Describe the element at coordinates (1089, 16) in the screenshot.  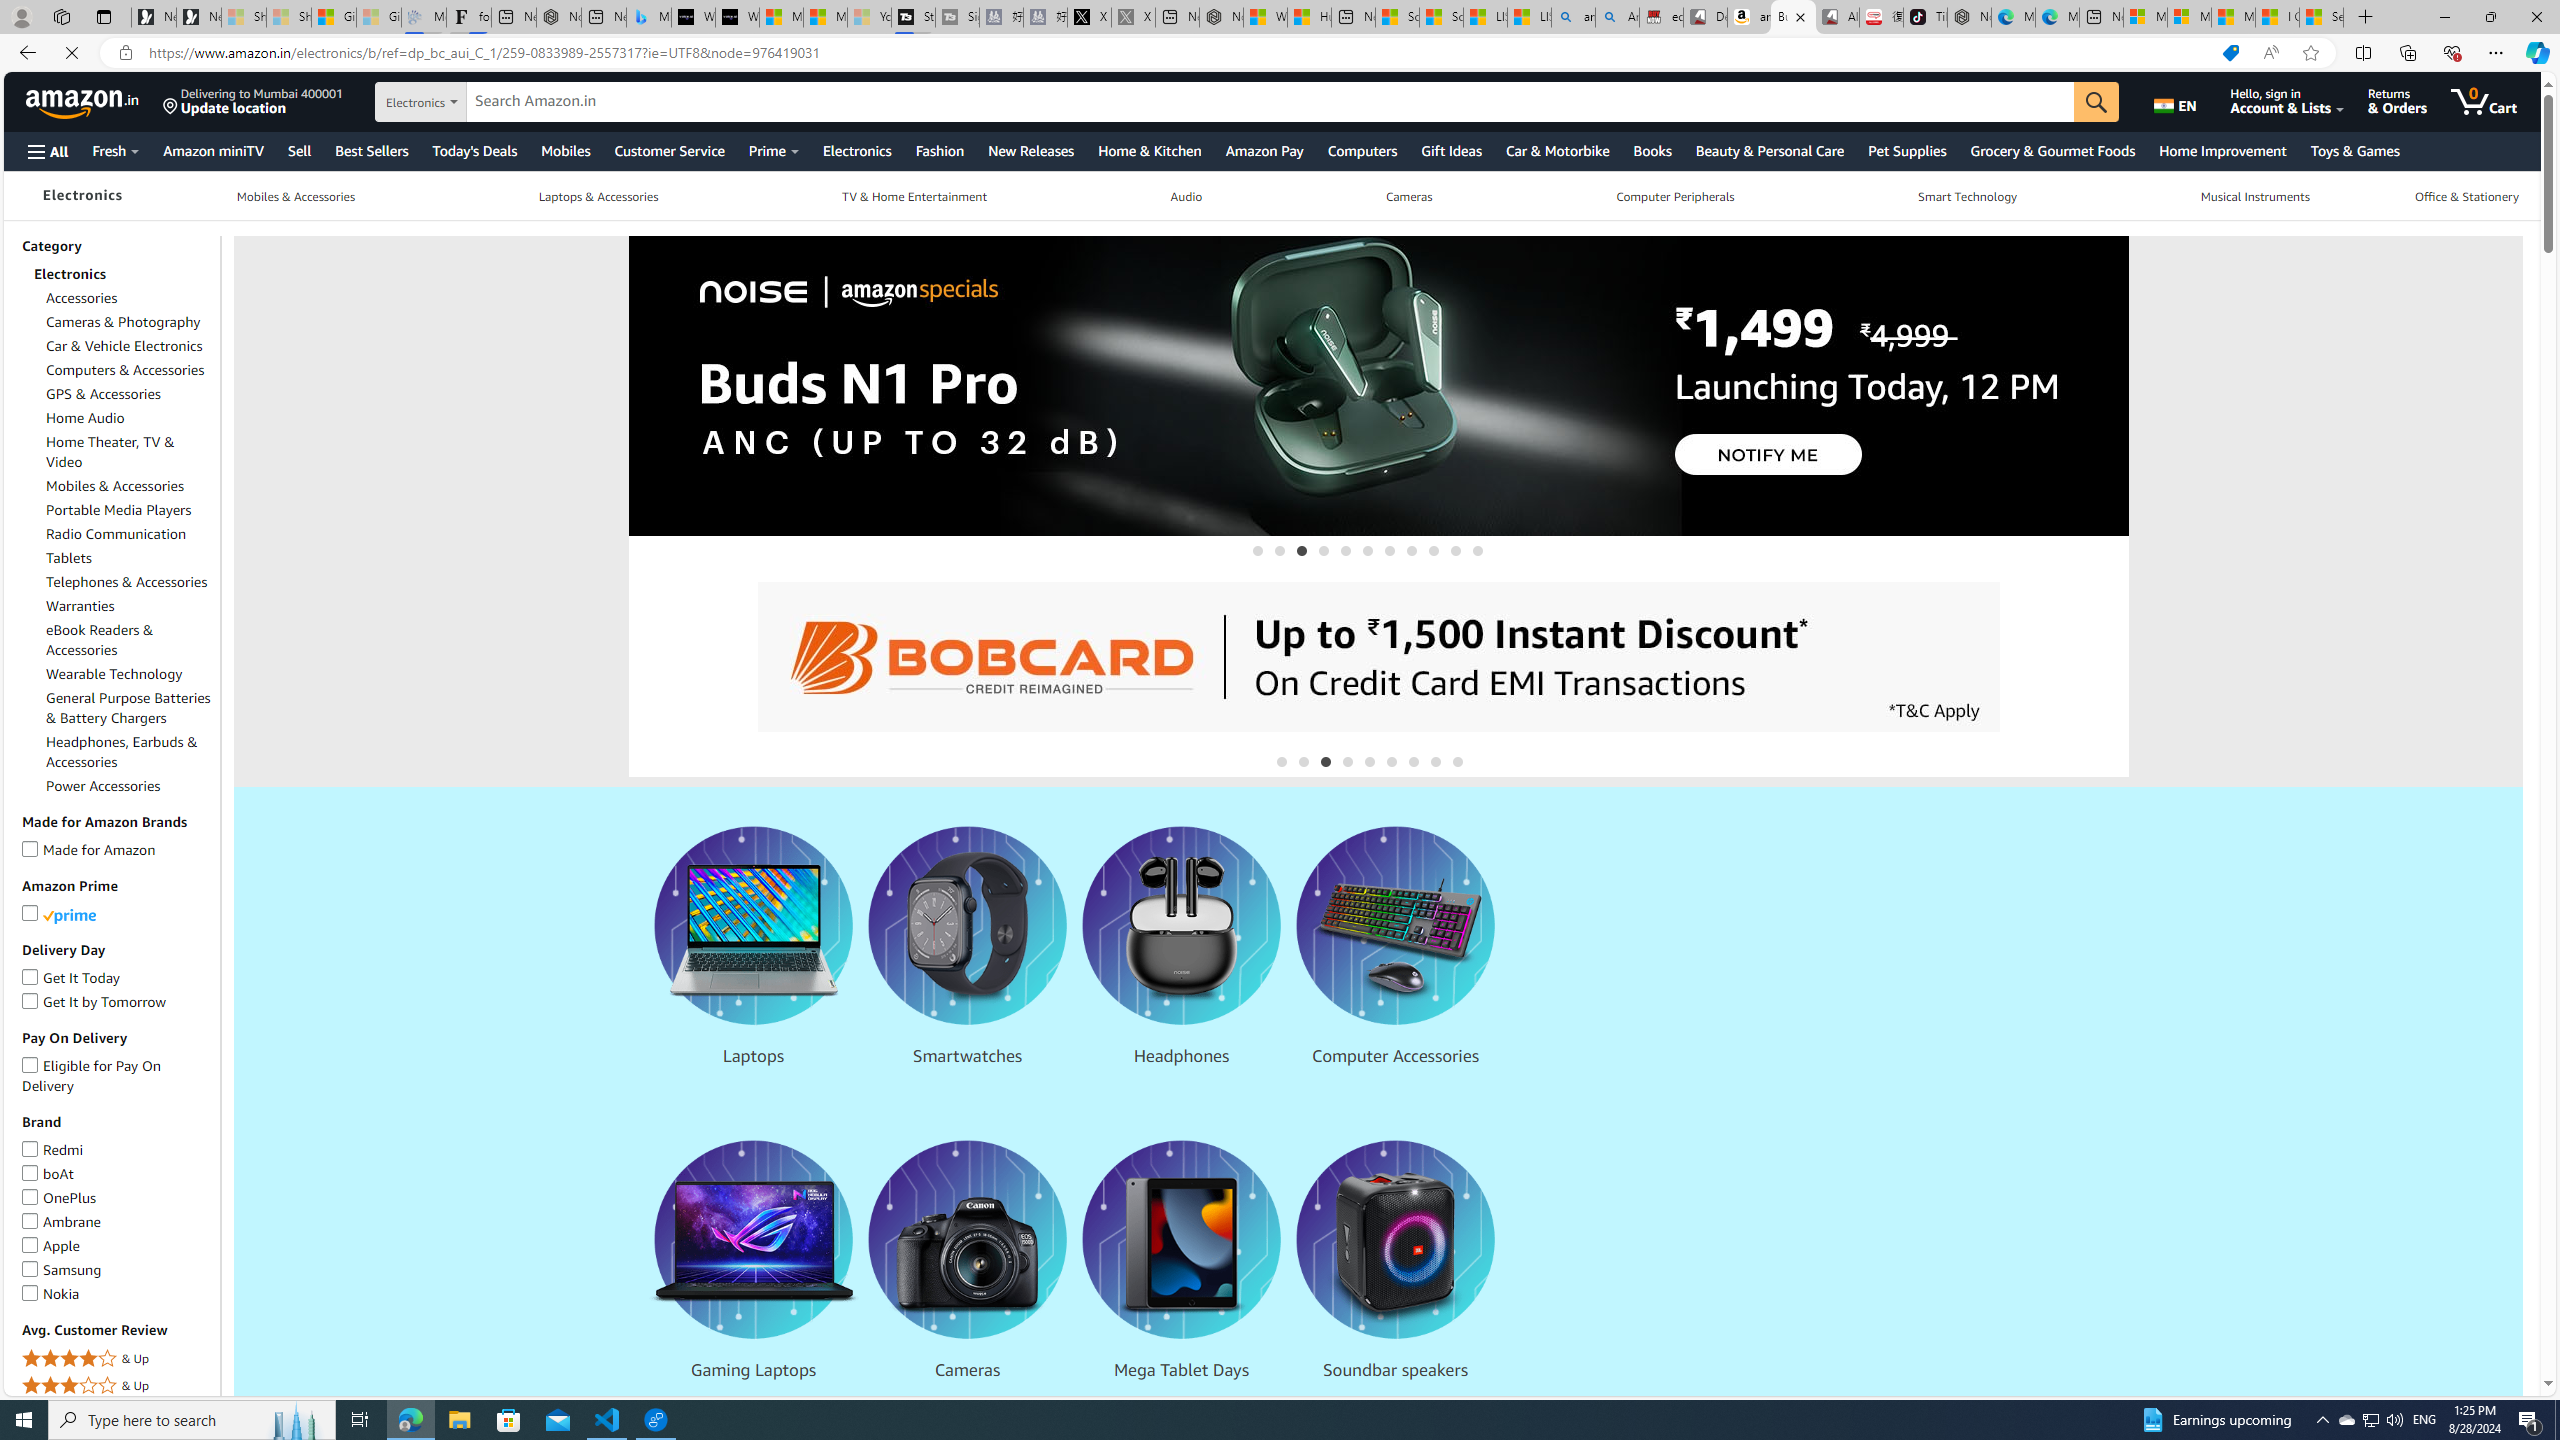
I see `'X'` at that location.